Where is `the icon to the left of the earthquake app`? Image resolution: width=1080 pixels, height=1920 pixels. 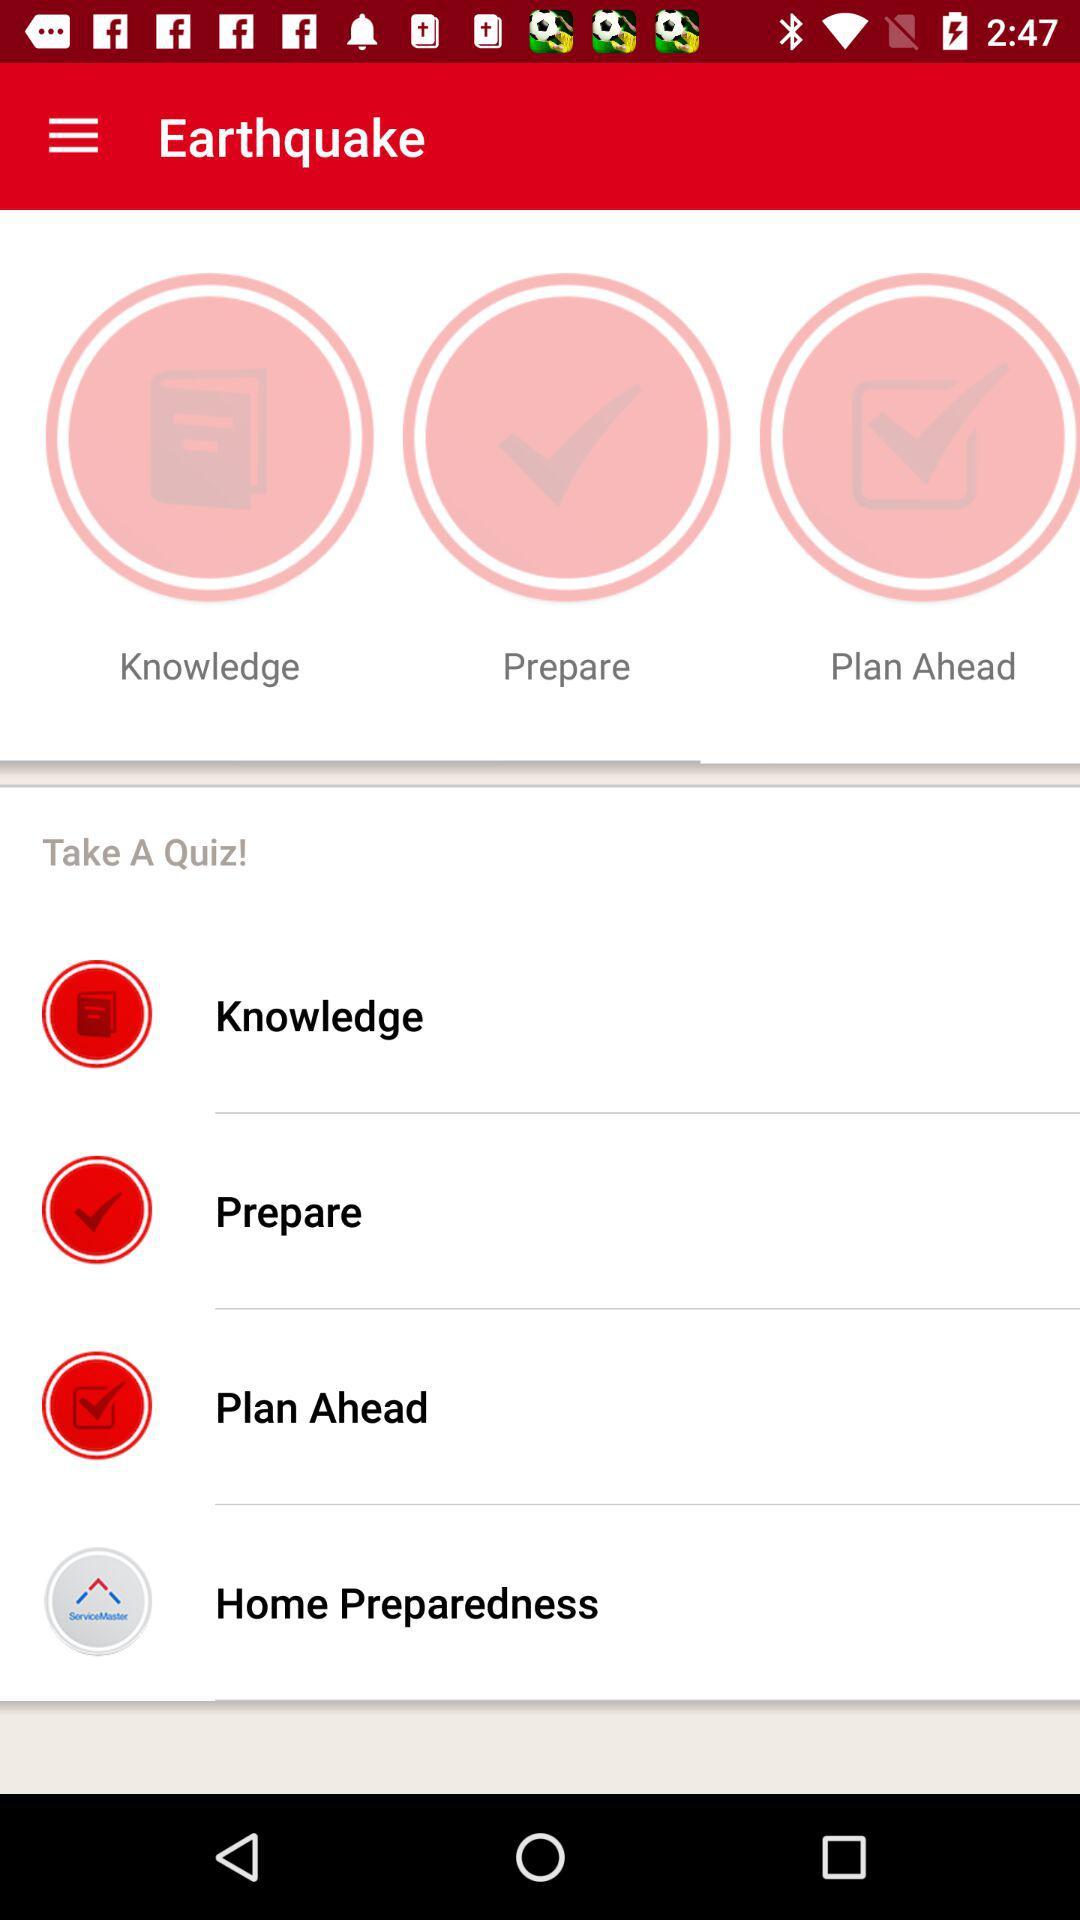 the icon to the left of the earthquake app is located at coordinates (72, 135).